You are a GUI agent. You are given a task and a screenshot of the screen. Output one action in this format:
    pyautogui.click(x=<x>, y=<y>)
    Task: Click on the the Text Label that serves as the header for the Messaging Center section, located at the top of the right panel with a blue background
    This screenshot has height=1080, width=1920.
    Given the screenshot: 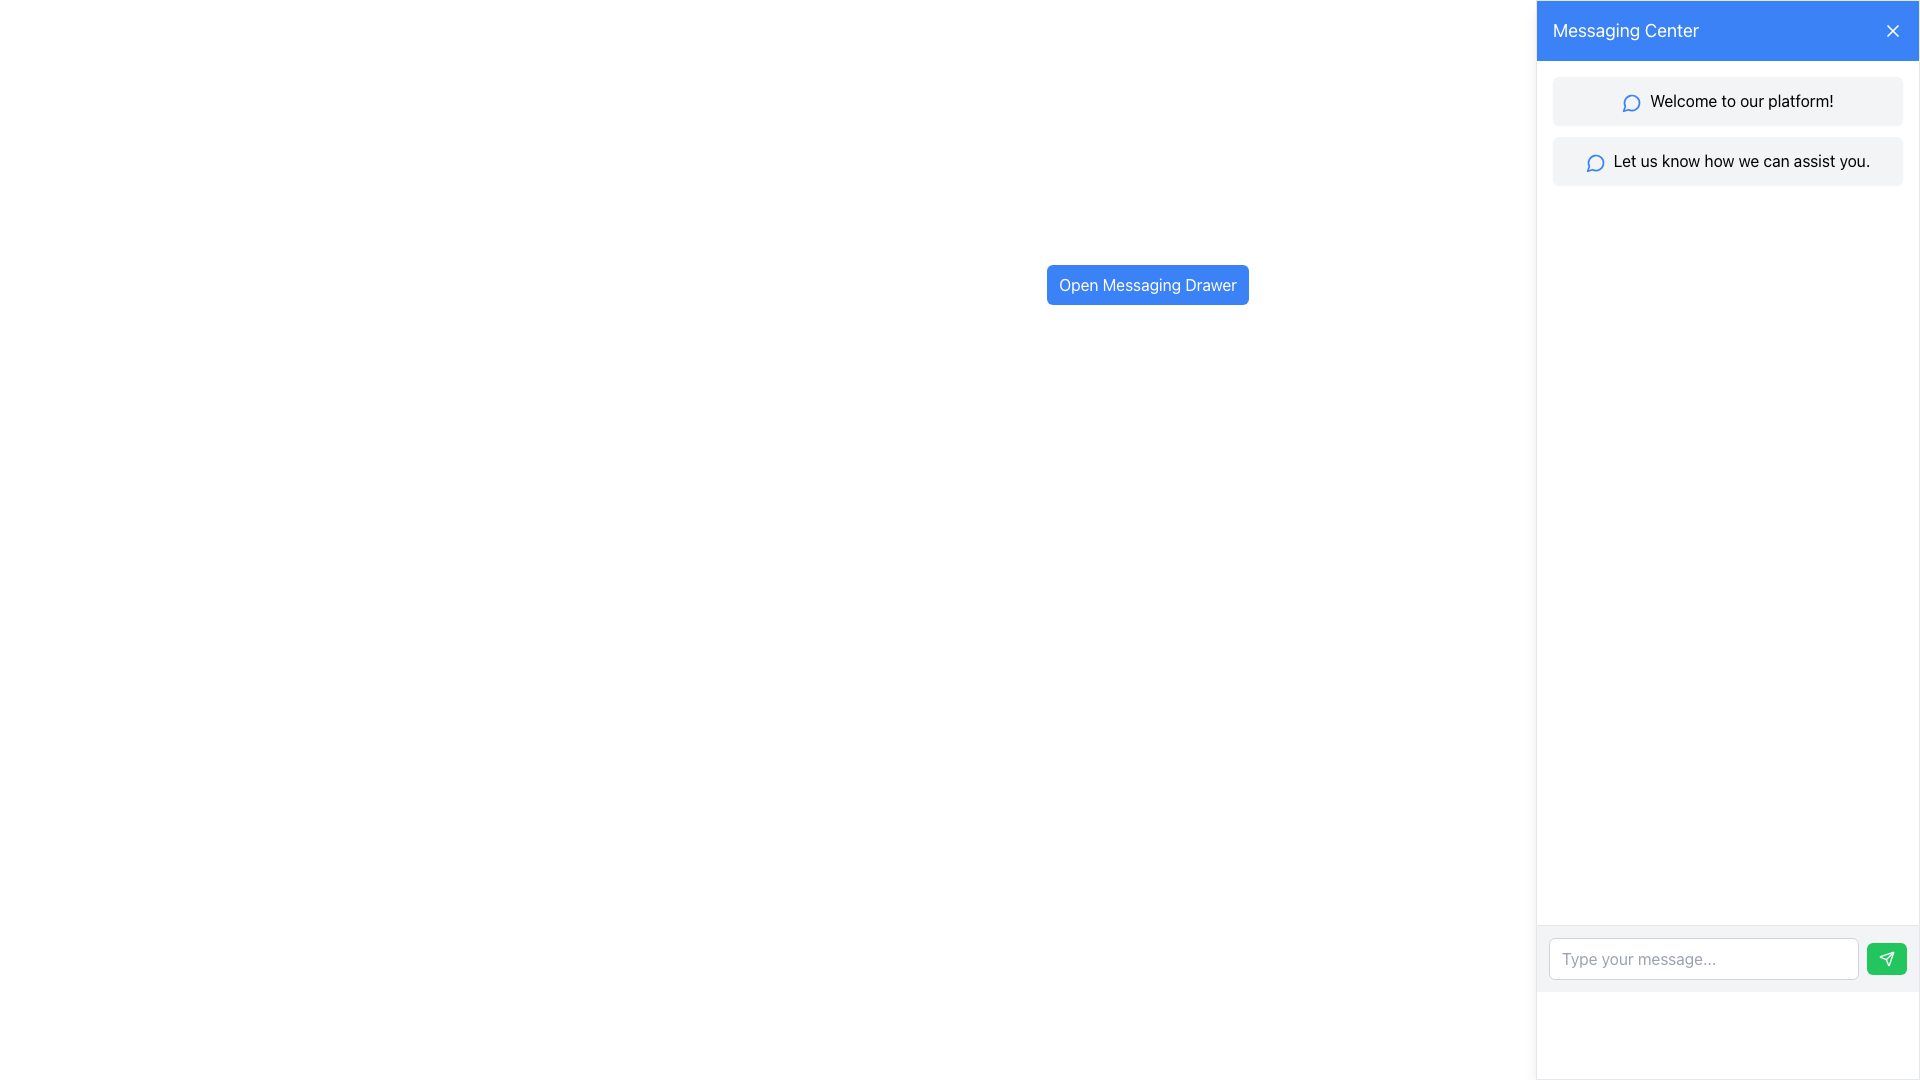 What is the action you would take?
    pyautogui.click(x=1626, y=30)
    